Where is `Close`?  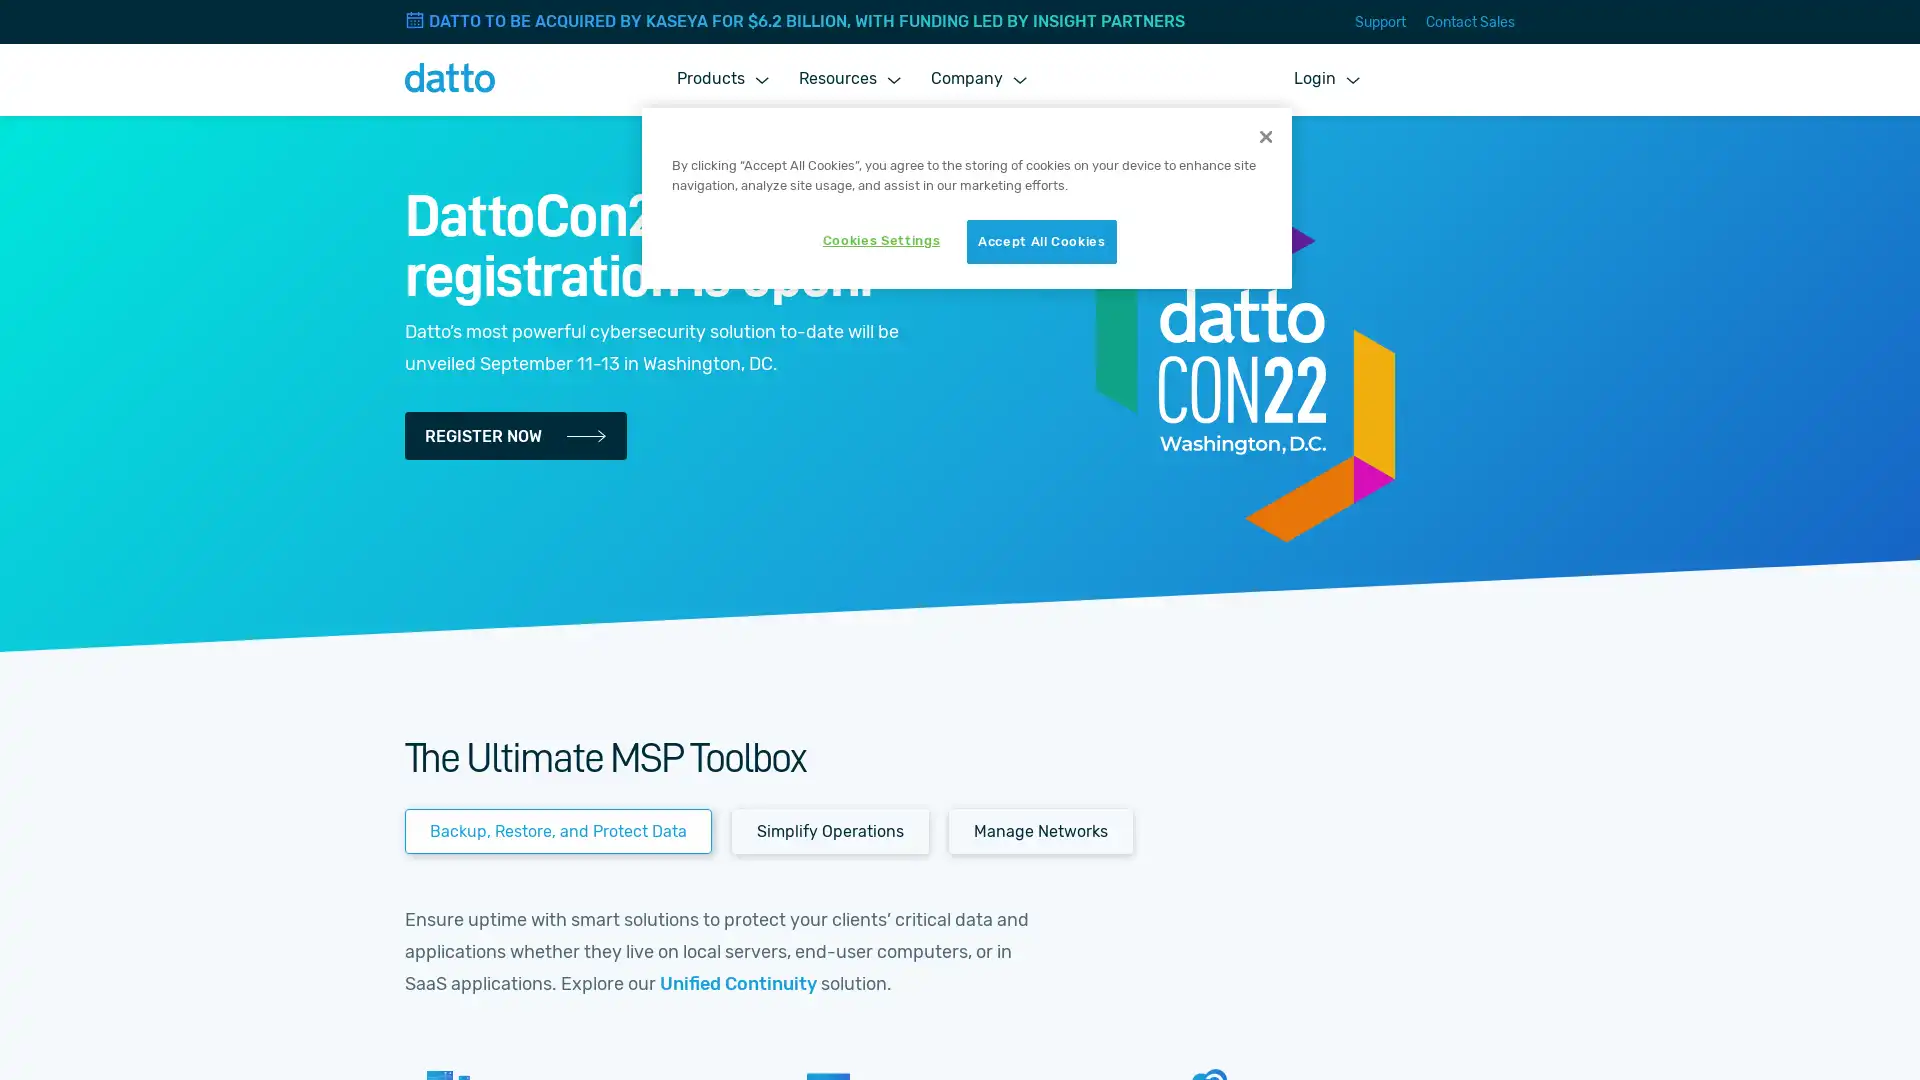
Close is located at coordinates (1265, 136).